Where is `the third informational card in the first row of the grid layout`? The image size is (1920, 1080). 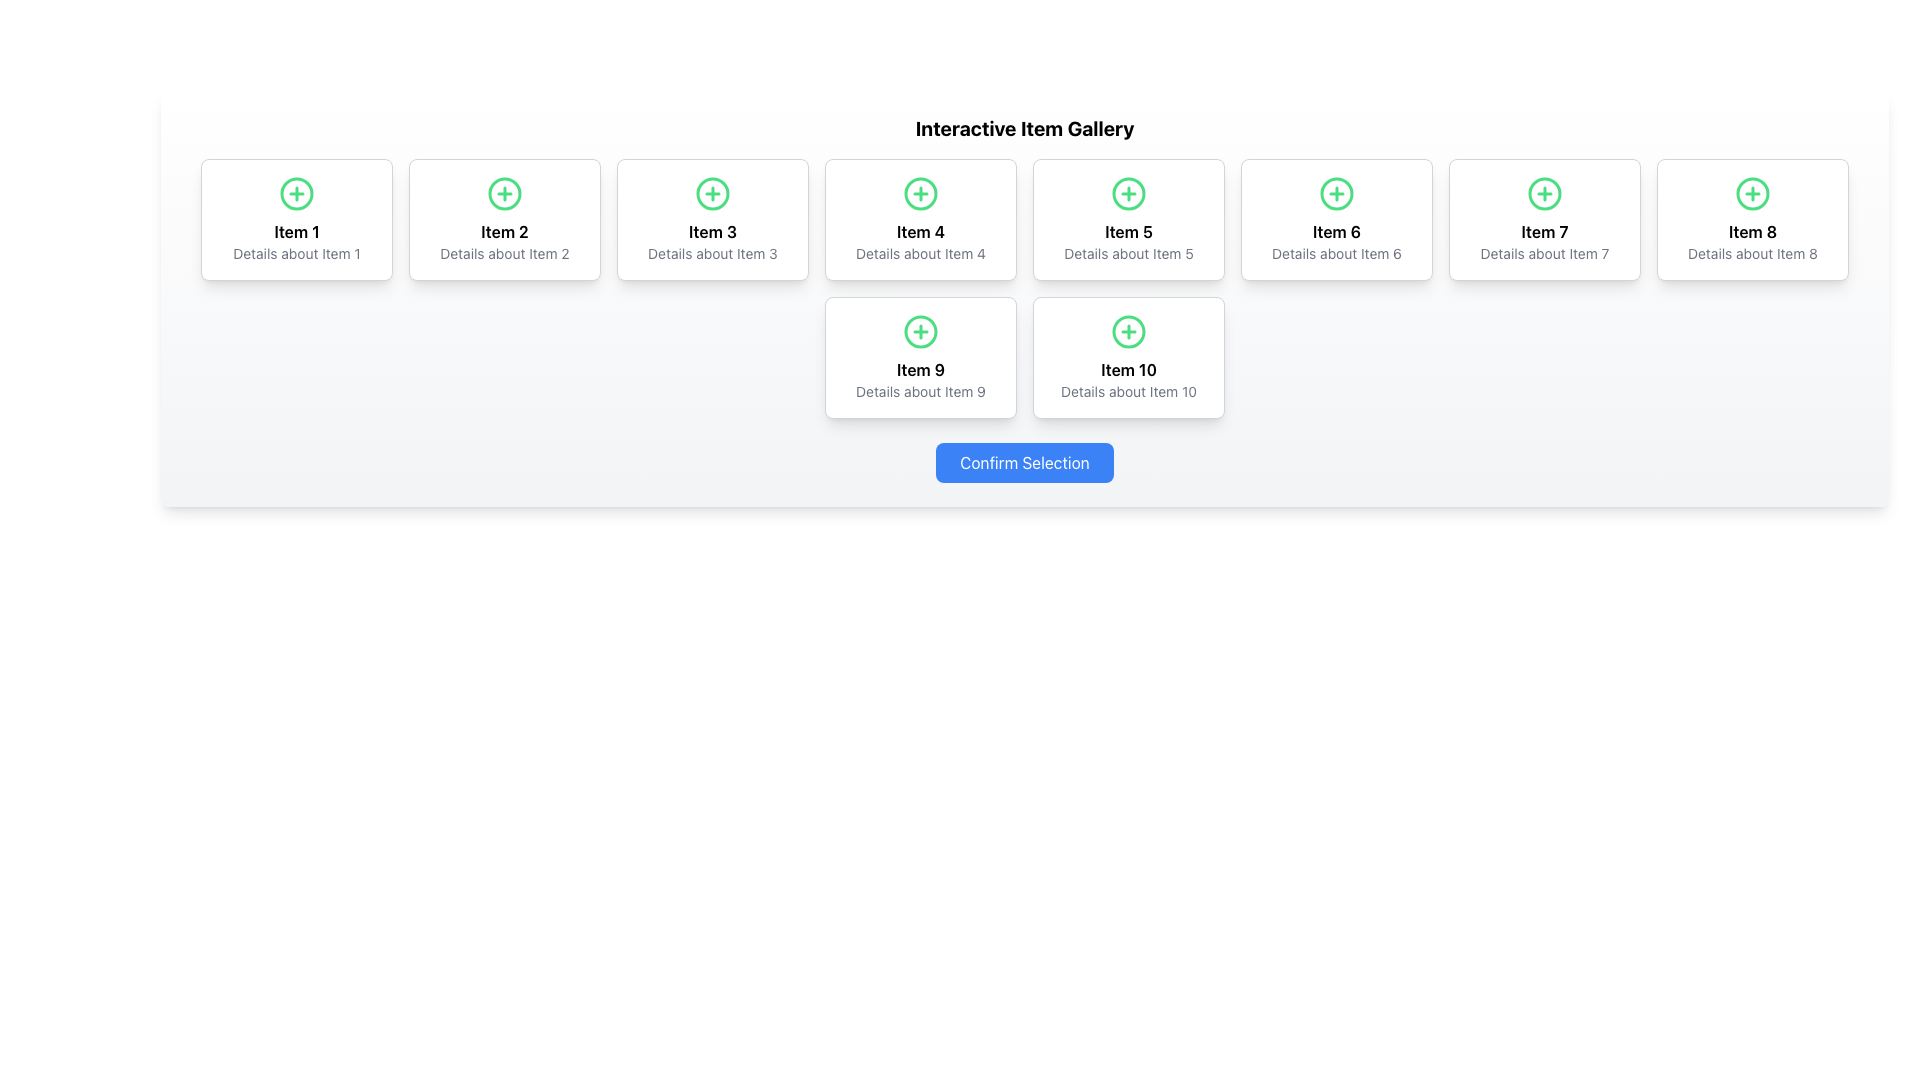 the third informational card in the first row of the grid layout is located at coordinates (713, 219).